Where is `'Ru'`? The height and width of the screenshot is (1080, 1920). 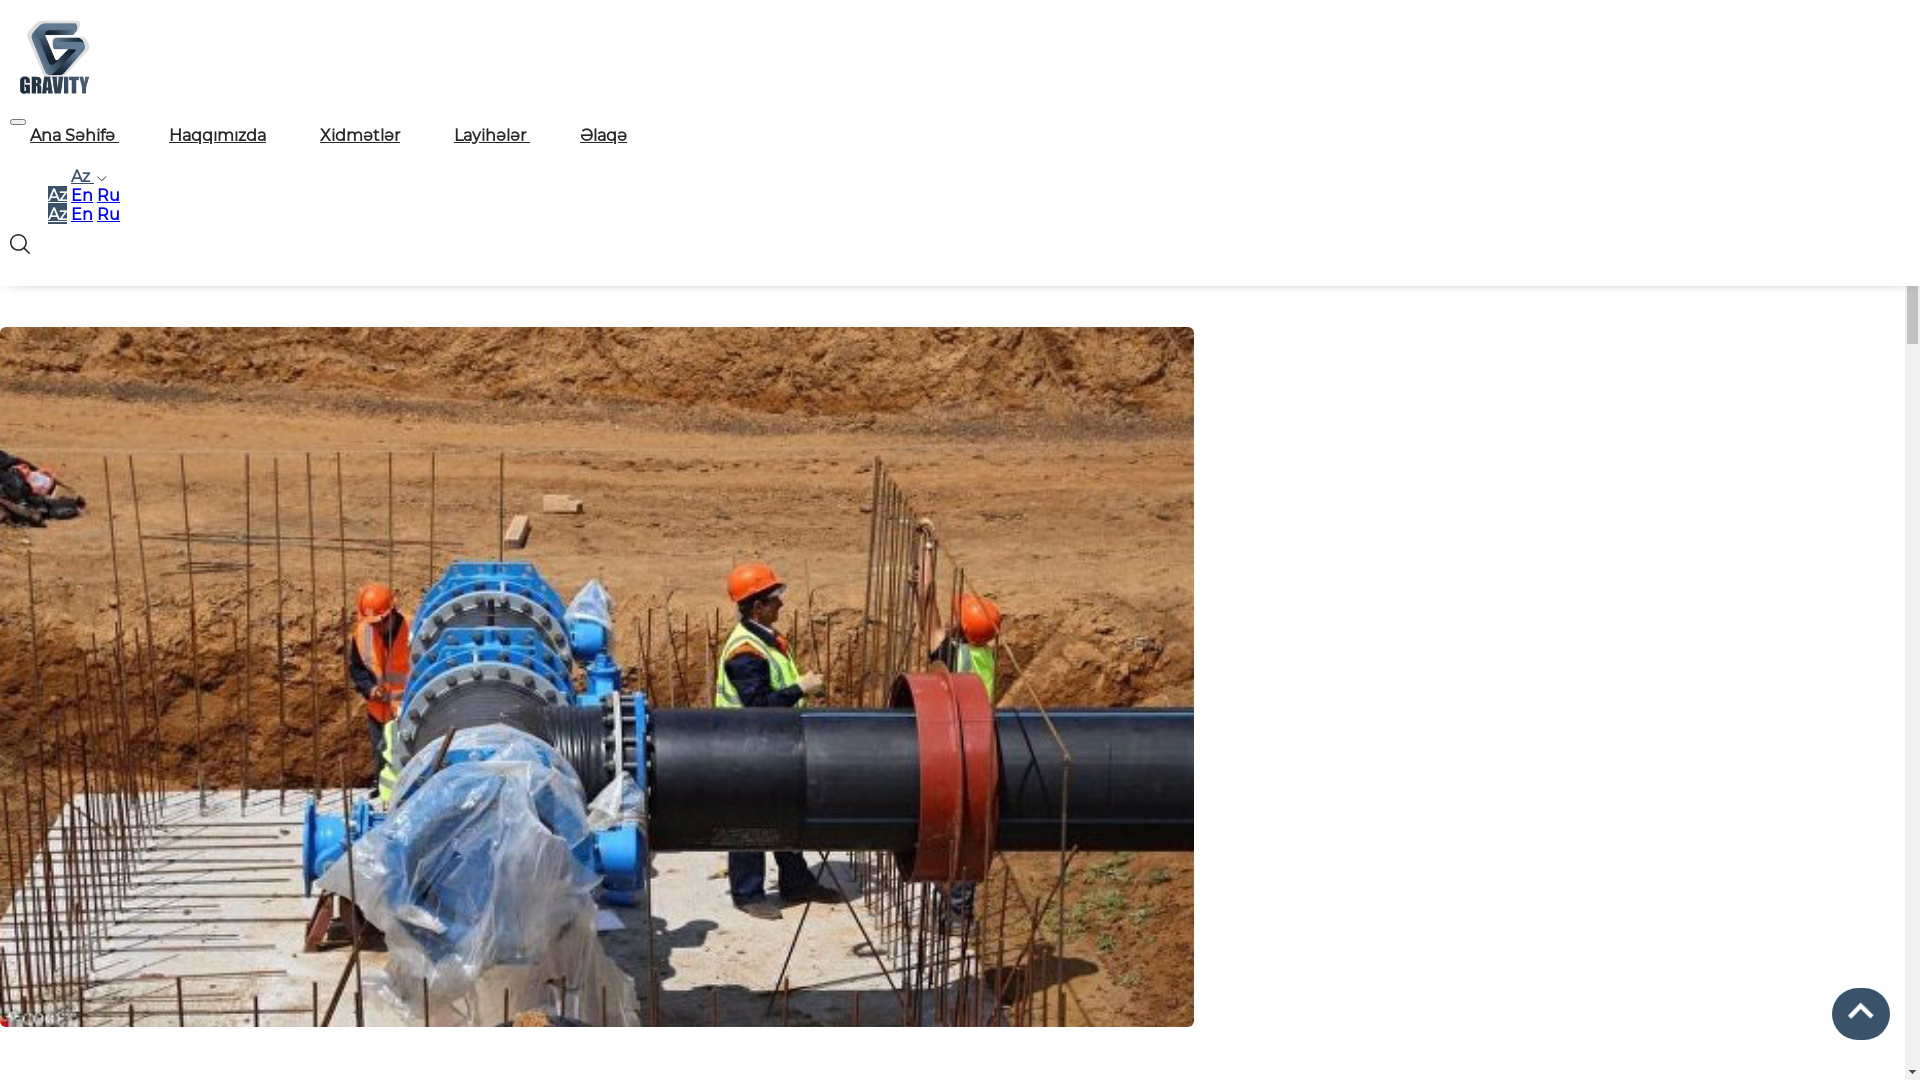 'Ru' is located at coordinates (107, 214).